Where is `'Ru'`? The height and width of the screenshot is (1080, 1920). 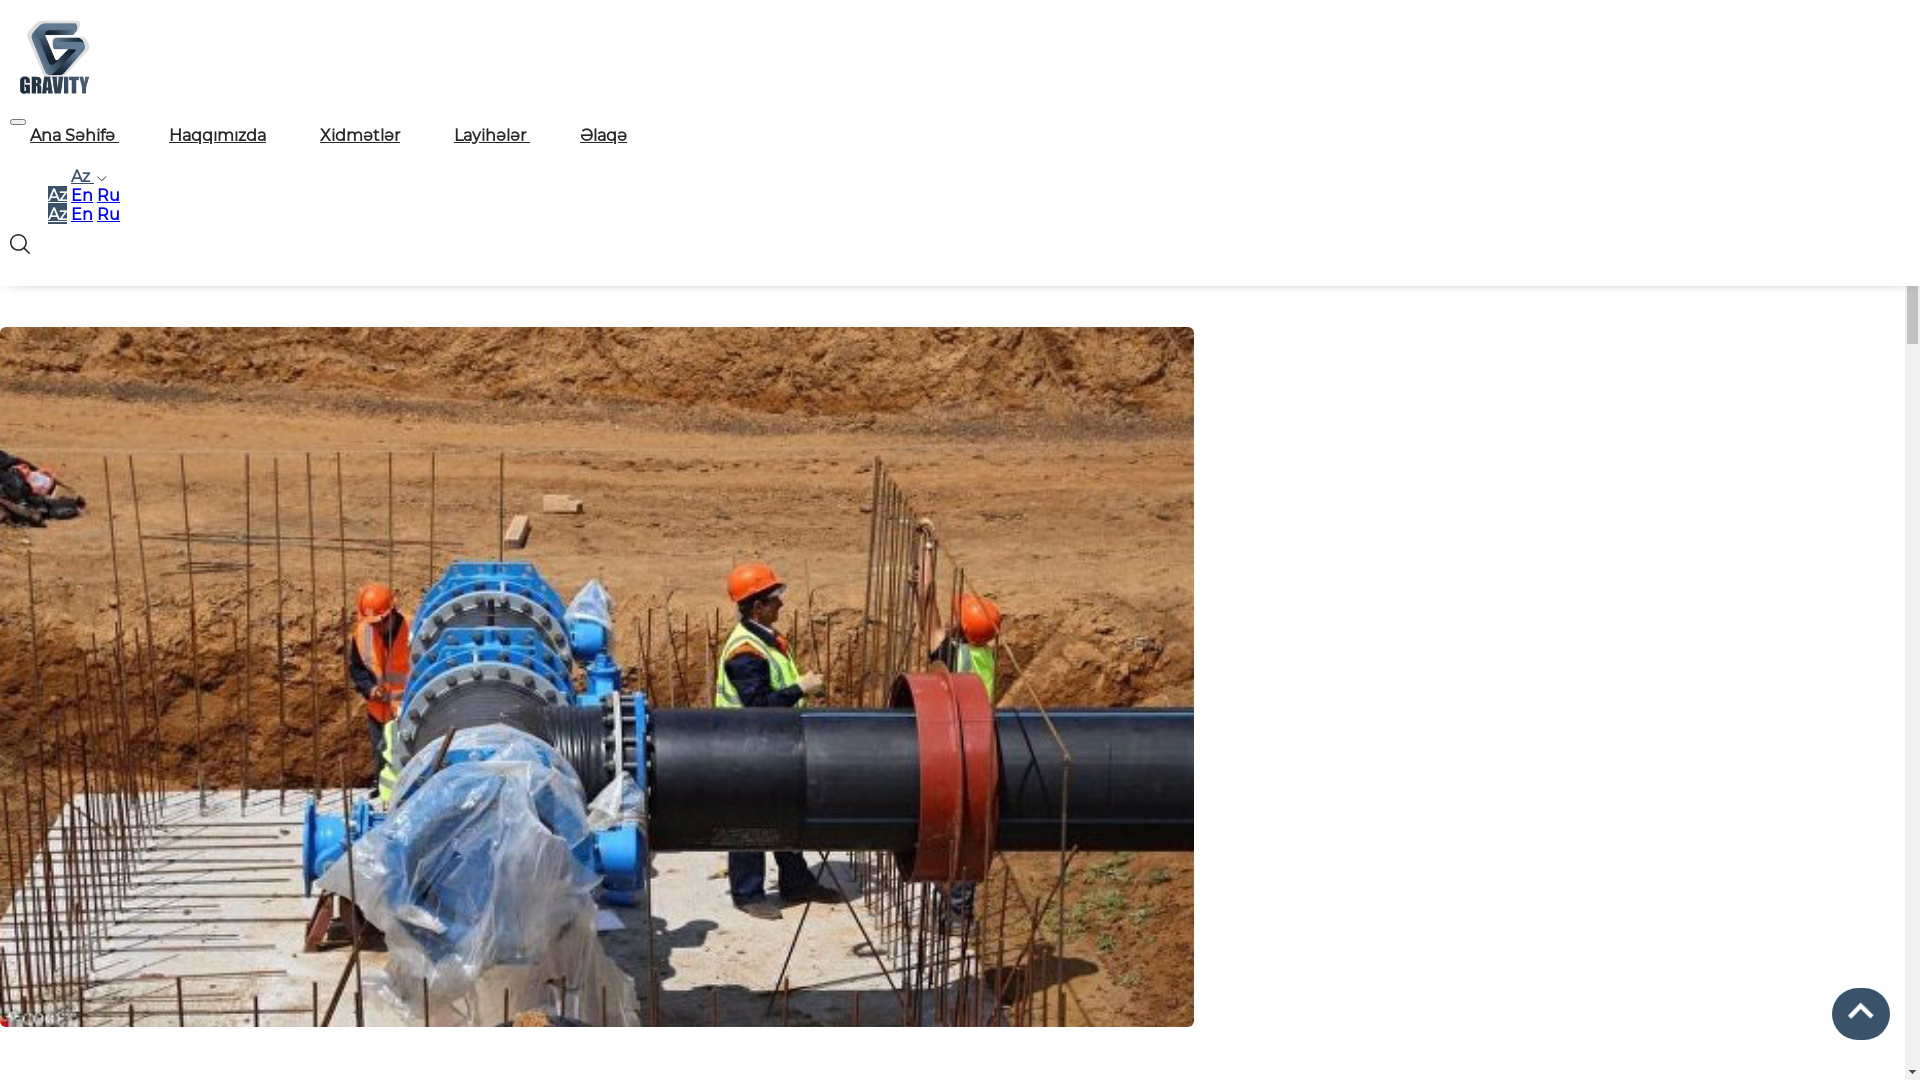 'Ru' is located at coordinates (107, 214).